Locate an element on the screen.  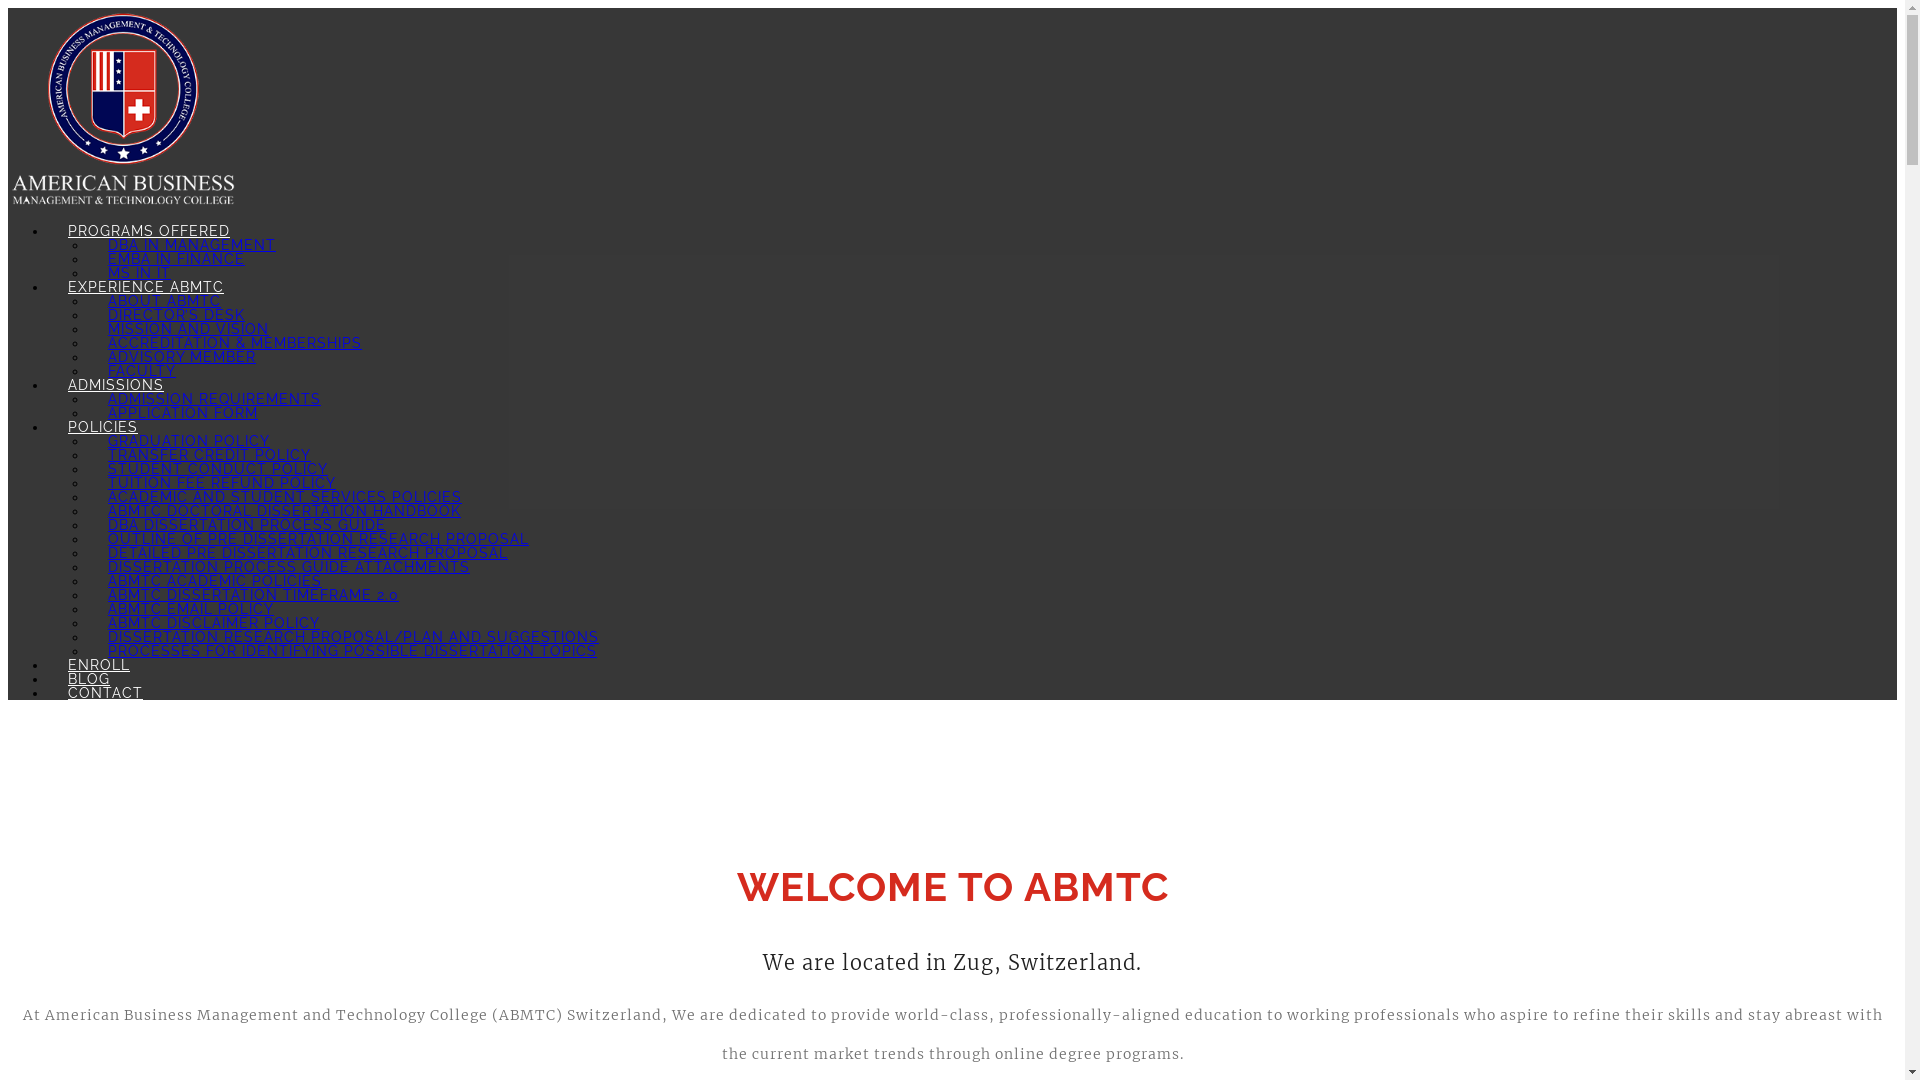
'PROGRAMS OFFERED' is located at coordinates (147, 230).